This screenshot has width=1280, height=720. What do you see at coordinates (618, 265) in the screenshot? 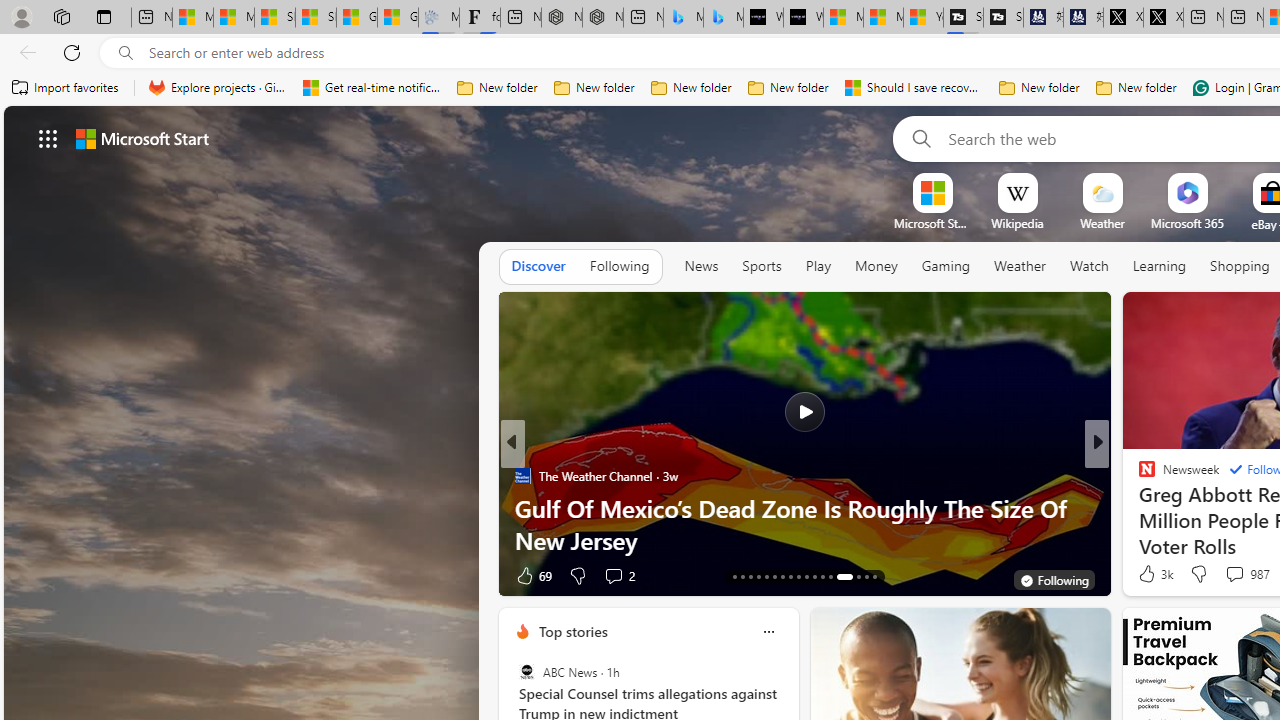
I see `'Following'` at bounding box center [618, 265].